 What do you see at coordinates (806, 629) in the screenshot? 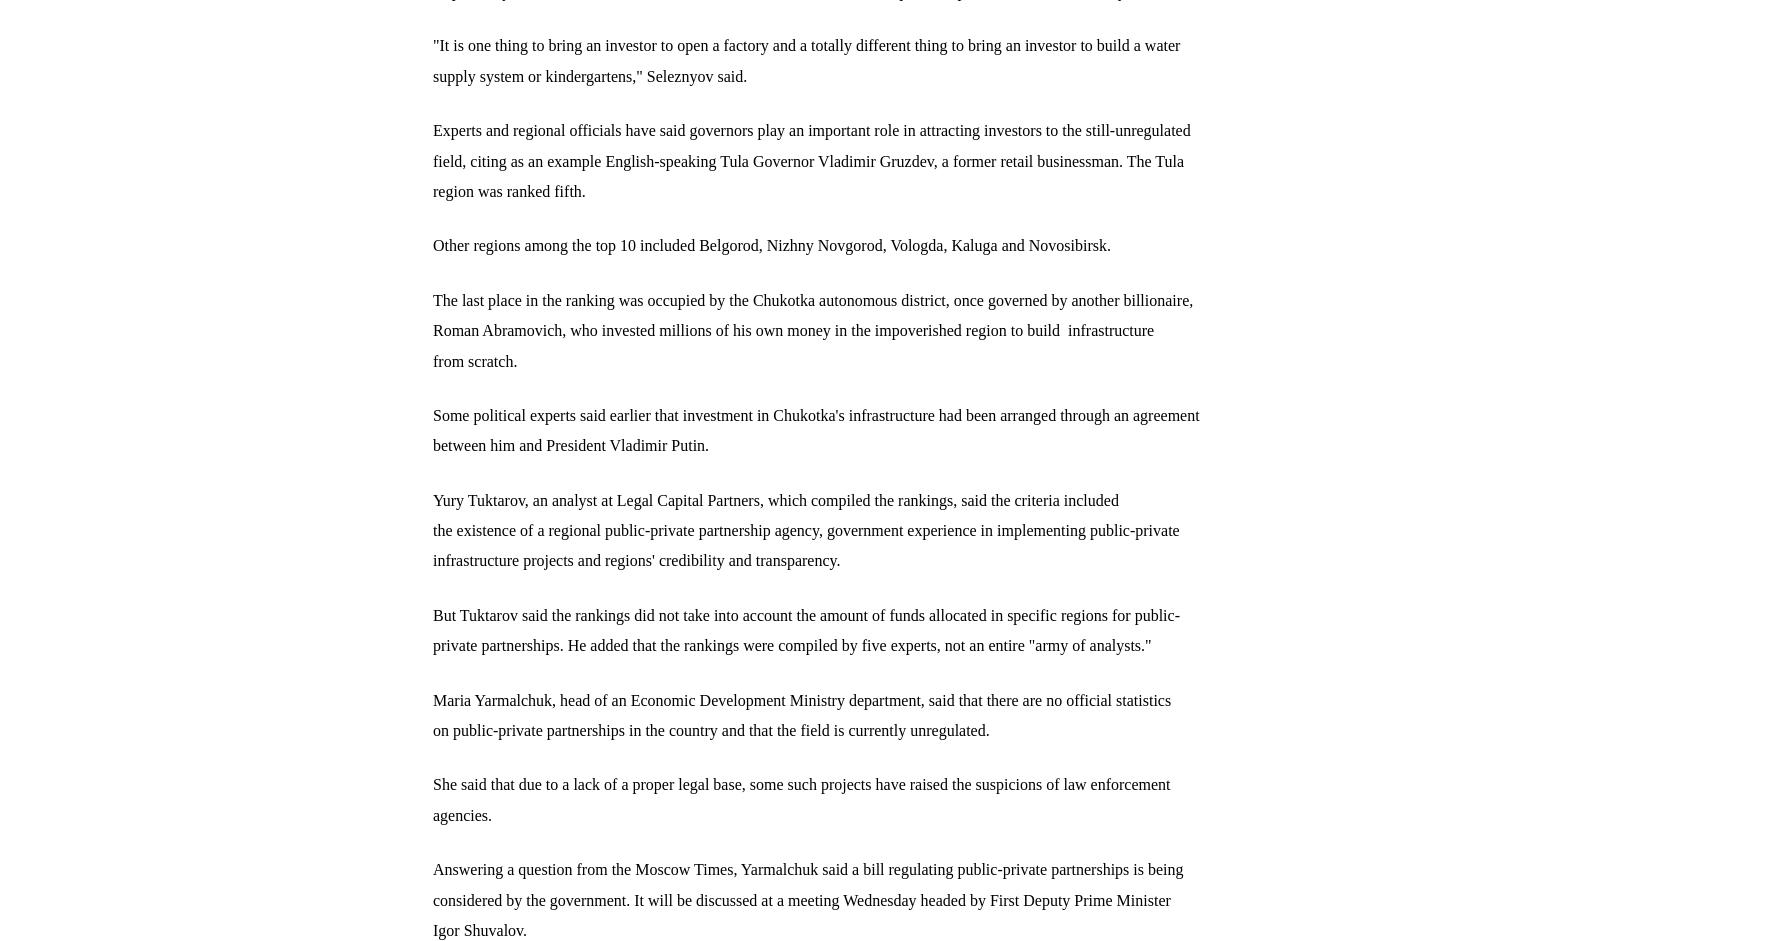
I see `'But Tuktarov said the rankings did not take into account the amount of funds allocated in specific regions for public-private partnerships. He added that the rankings were compiled by five experts, not an entire "army of analysts."'` at bounding box center [806, 629].